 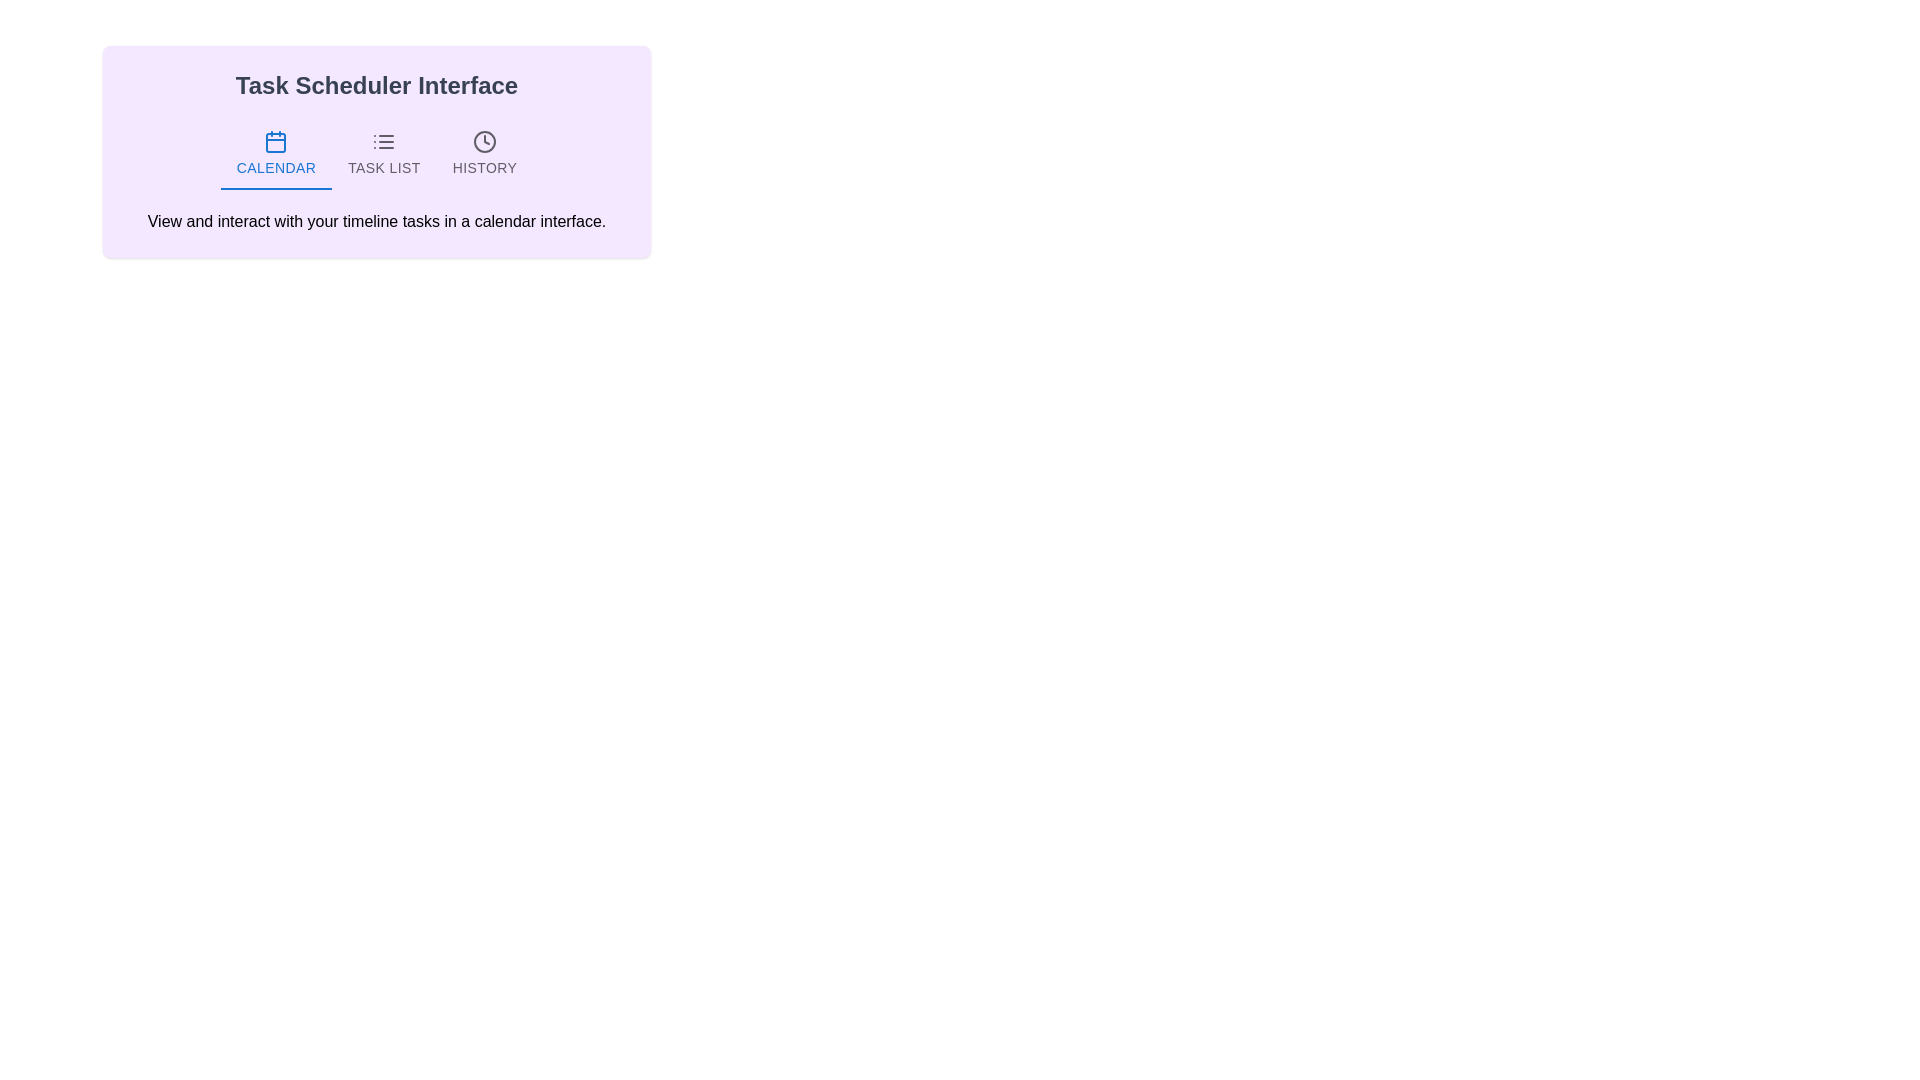 What do you see at coordinates (377, 153) in the screenshot?
I see `the Tab bar containing the 'Calendar', 'Task List', and 'History' tabs to trigger the tooltip or hover interaction` at bounding box center [377, 153].